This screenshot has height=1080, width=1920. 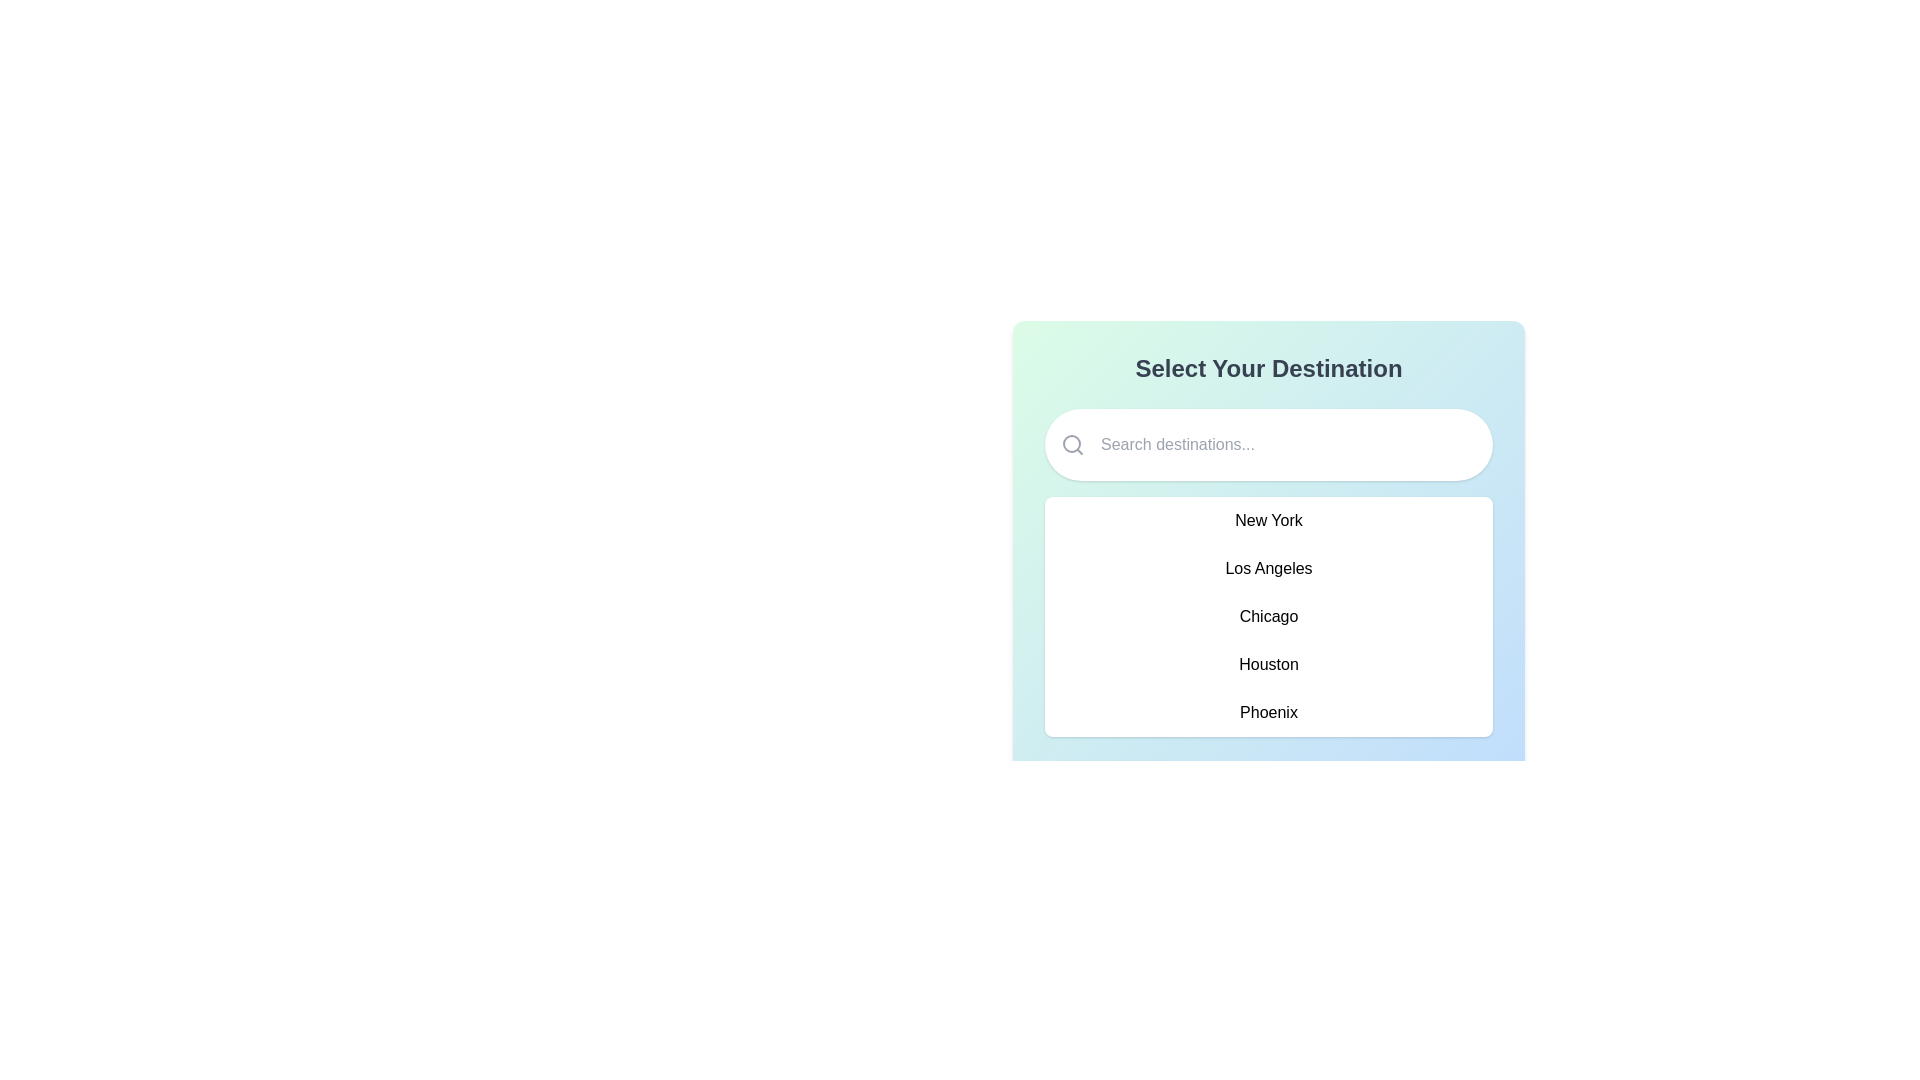 I want to click on the list item displaying 'New York', so click(x=1267, y=519).